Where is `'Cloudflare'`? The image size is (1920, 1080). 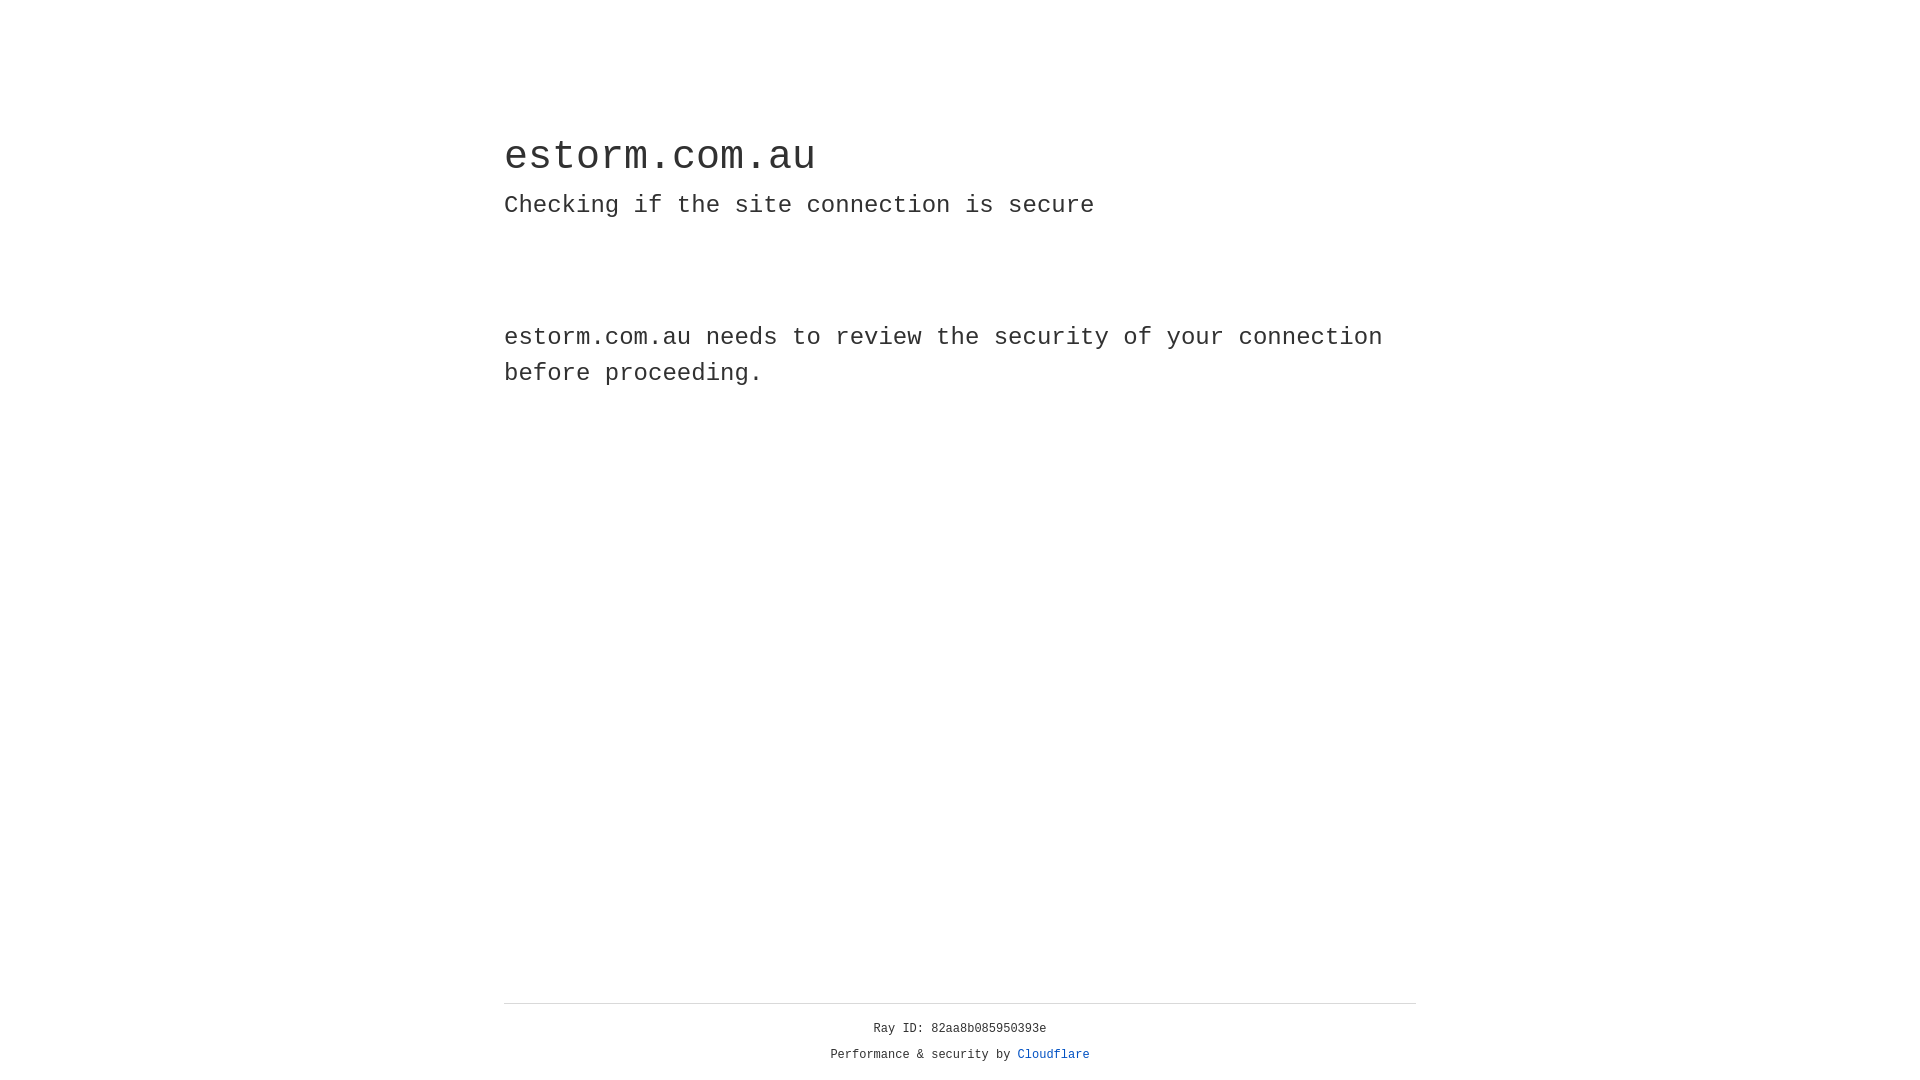
'Cloudflare' is located at coordinates (1053, 1054).